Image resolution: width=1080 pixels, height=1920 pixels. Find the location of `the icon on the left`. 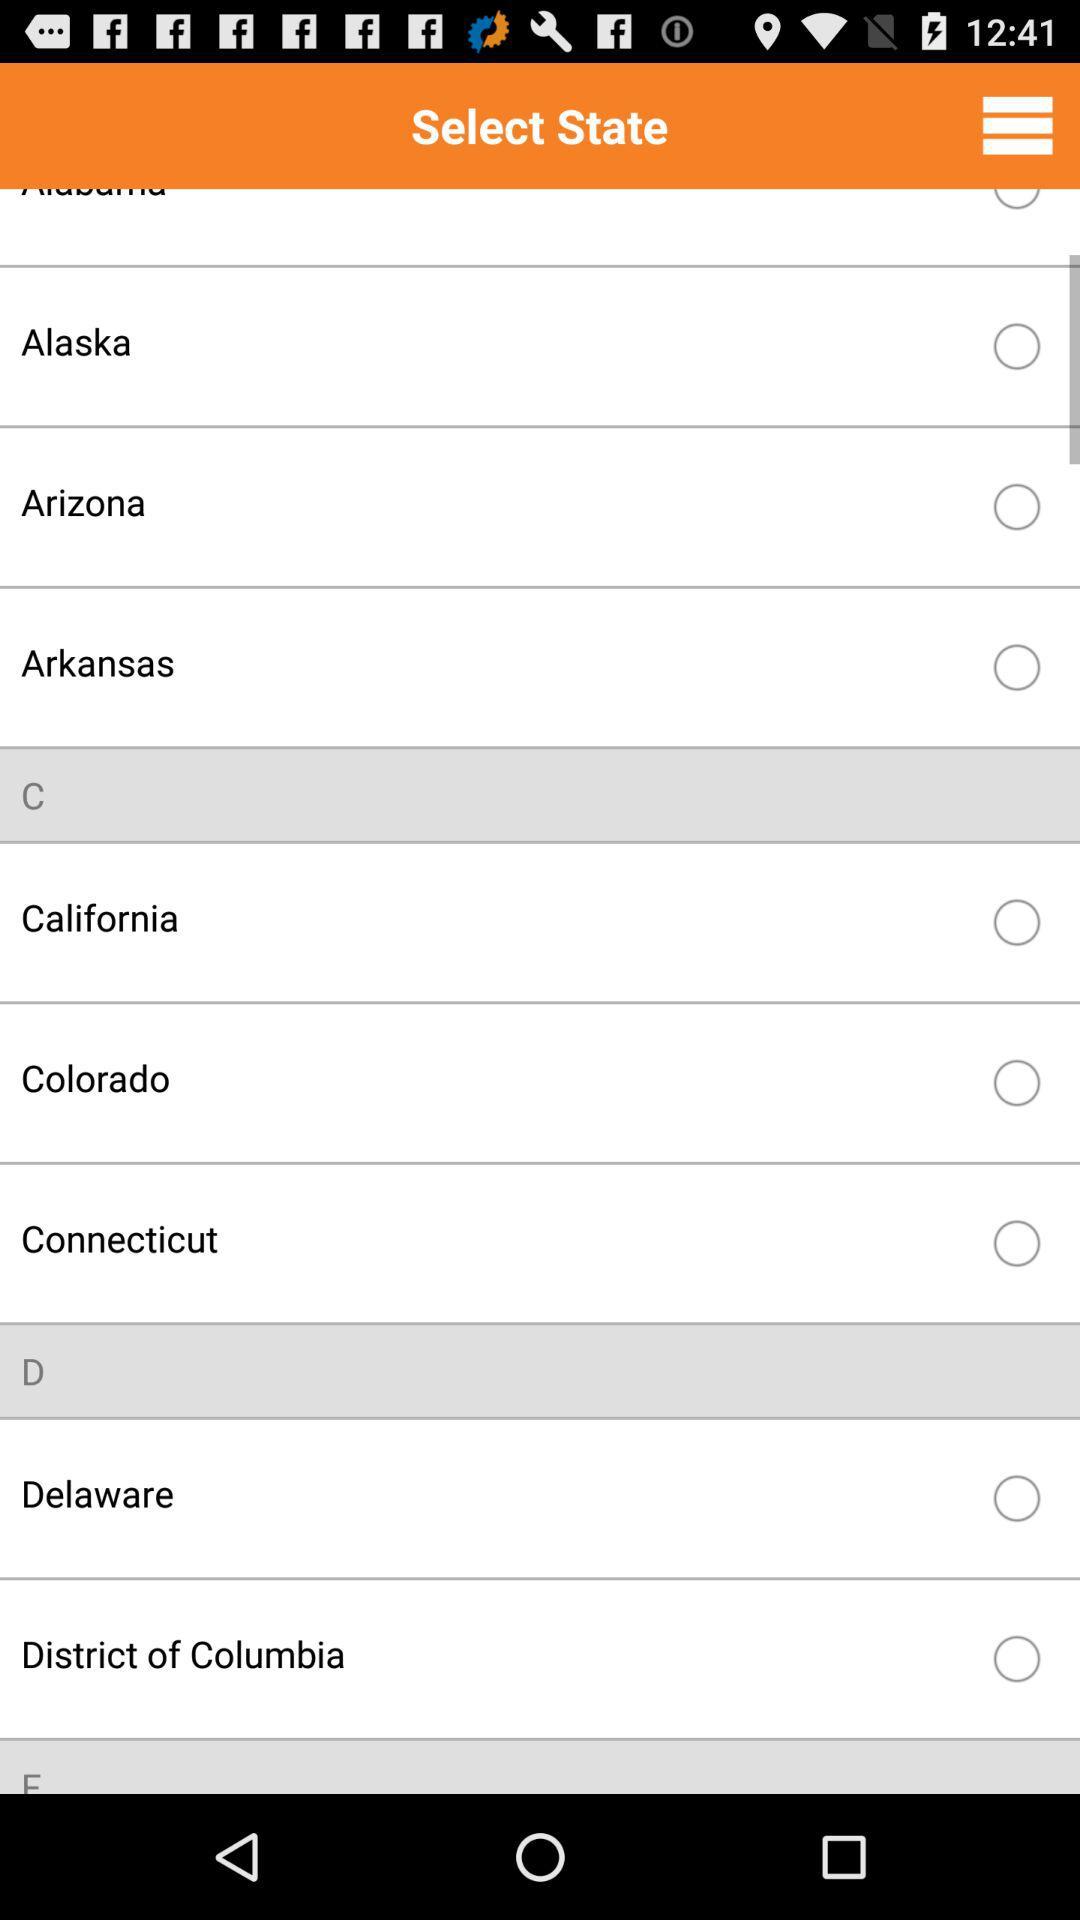

the icon on the left is located at coordinates (33, 794).